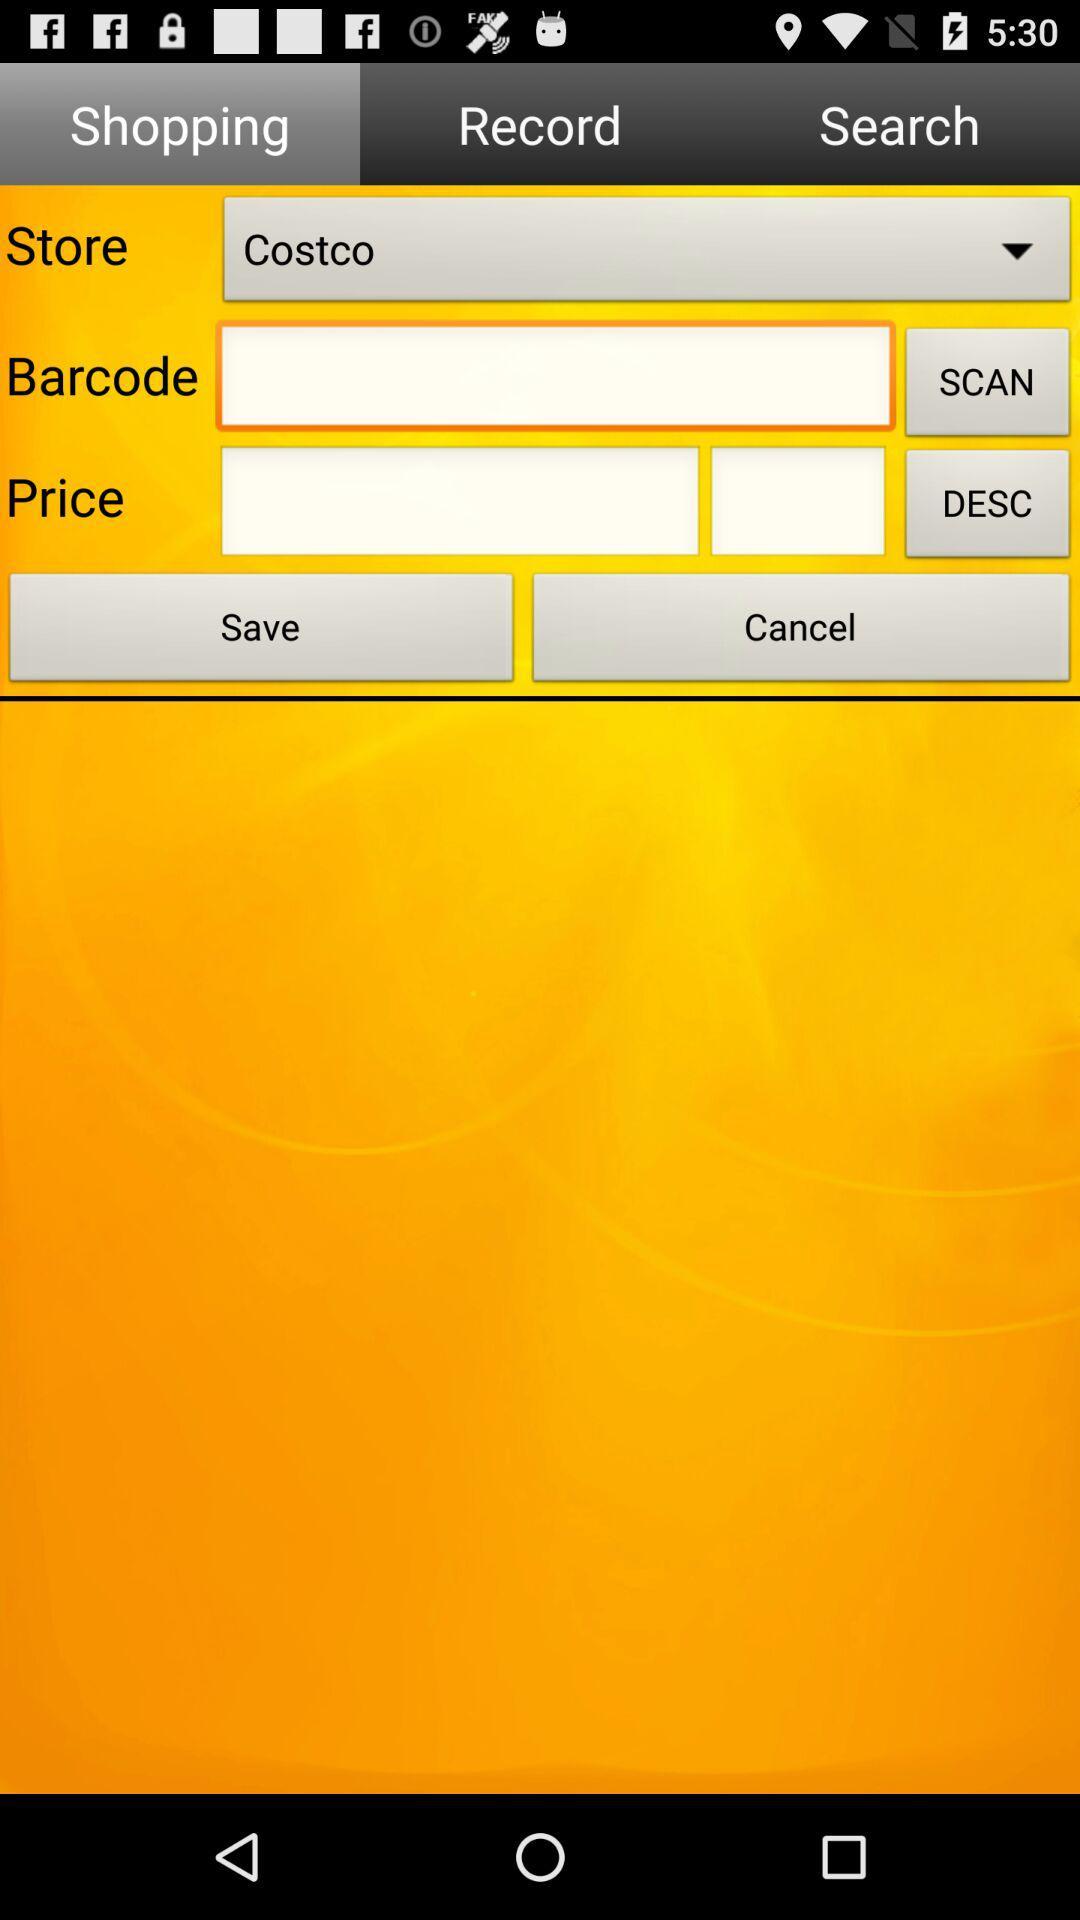 This screenshot has width=1080, height=1920. Describe the element at coordinates (460, 507) in the screenshot. I see `price pega` at that location.